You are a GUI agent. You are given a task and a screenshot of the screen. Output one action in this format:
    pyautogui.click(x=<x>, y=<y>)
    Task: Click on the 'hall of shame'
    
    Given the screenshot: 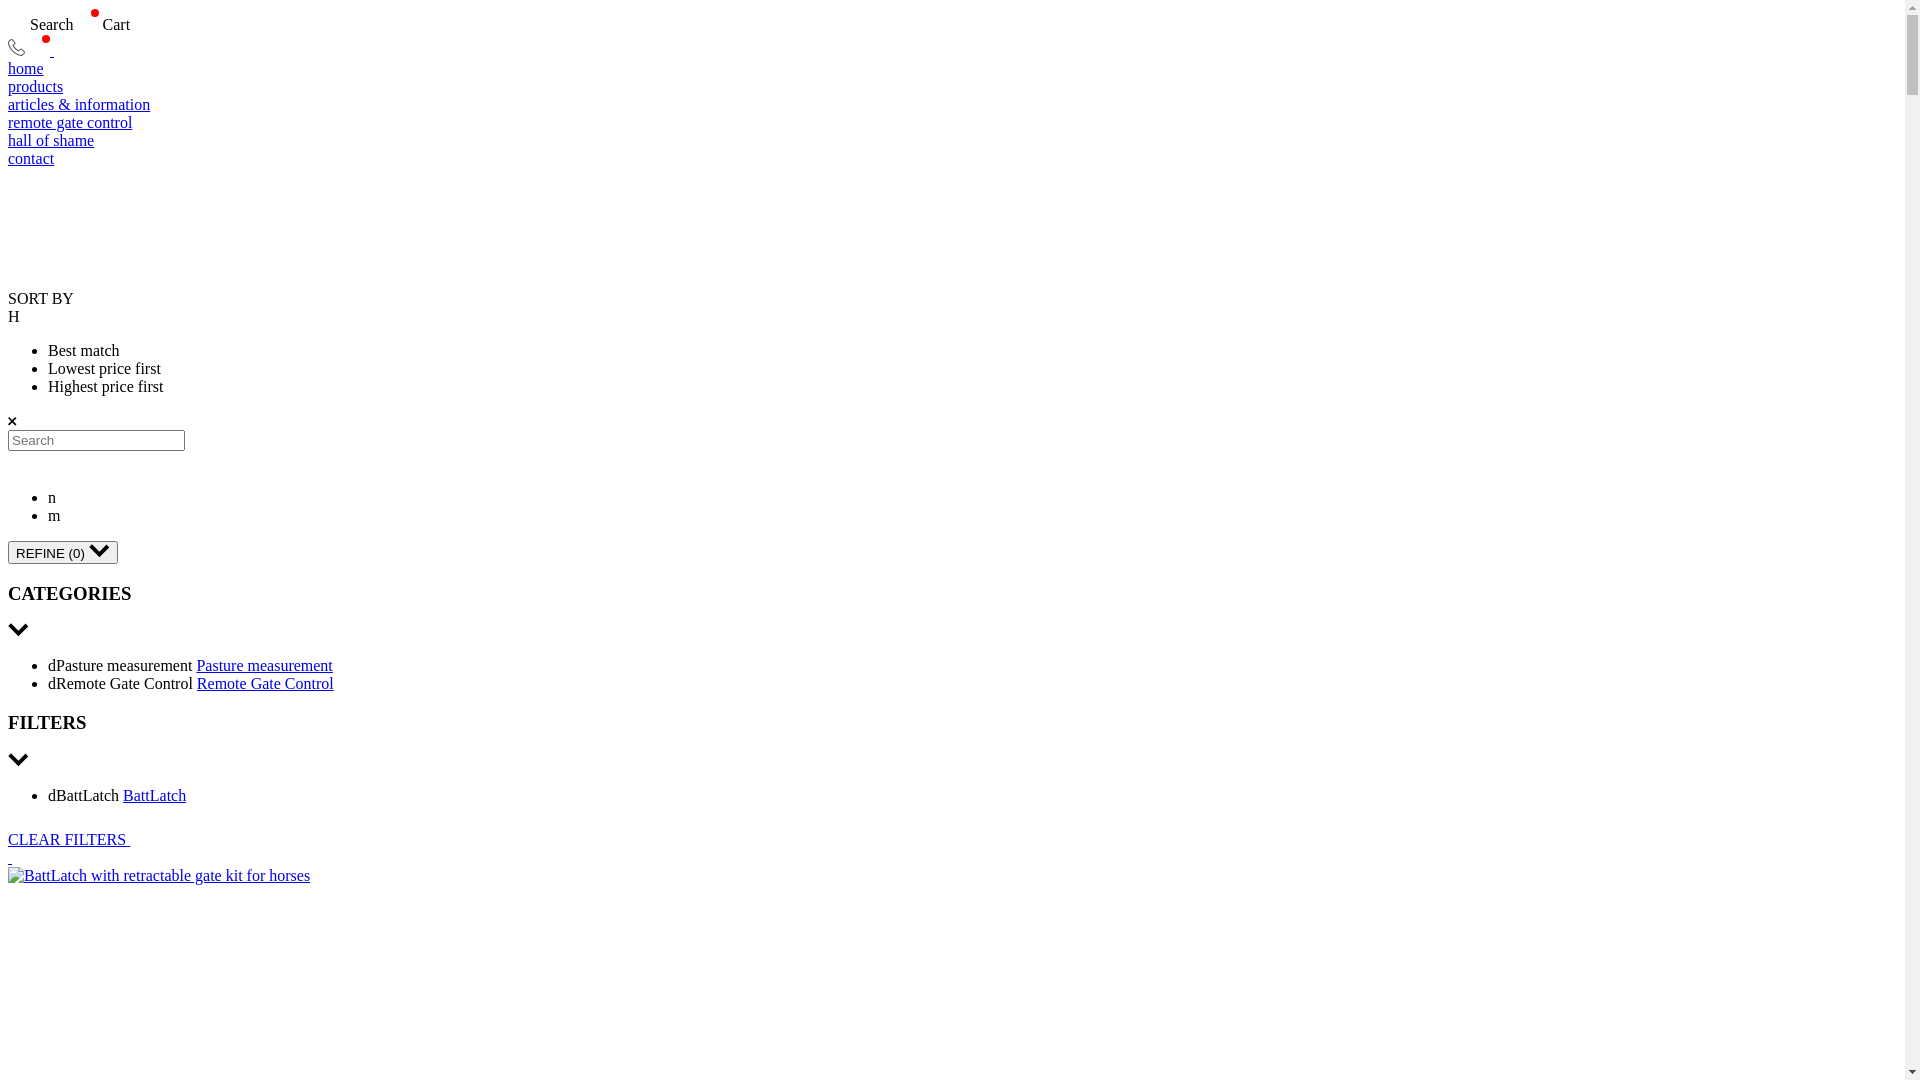 What is the action you would take?
    pyautogui.click(x=951, y=140)
    